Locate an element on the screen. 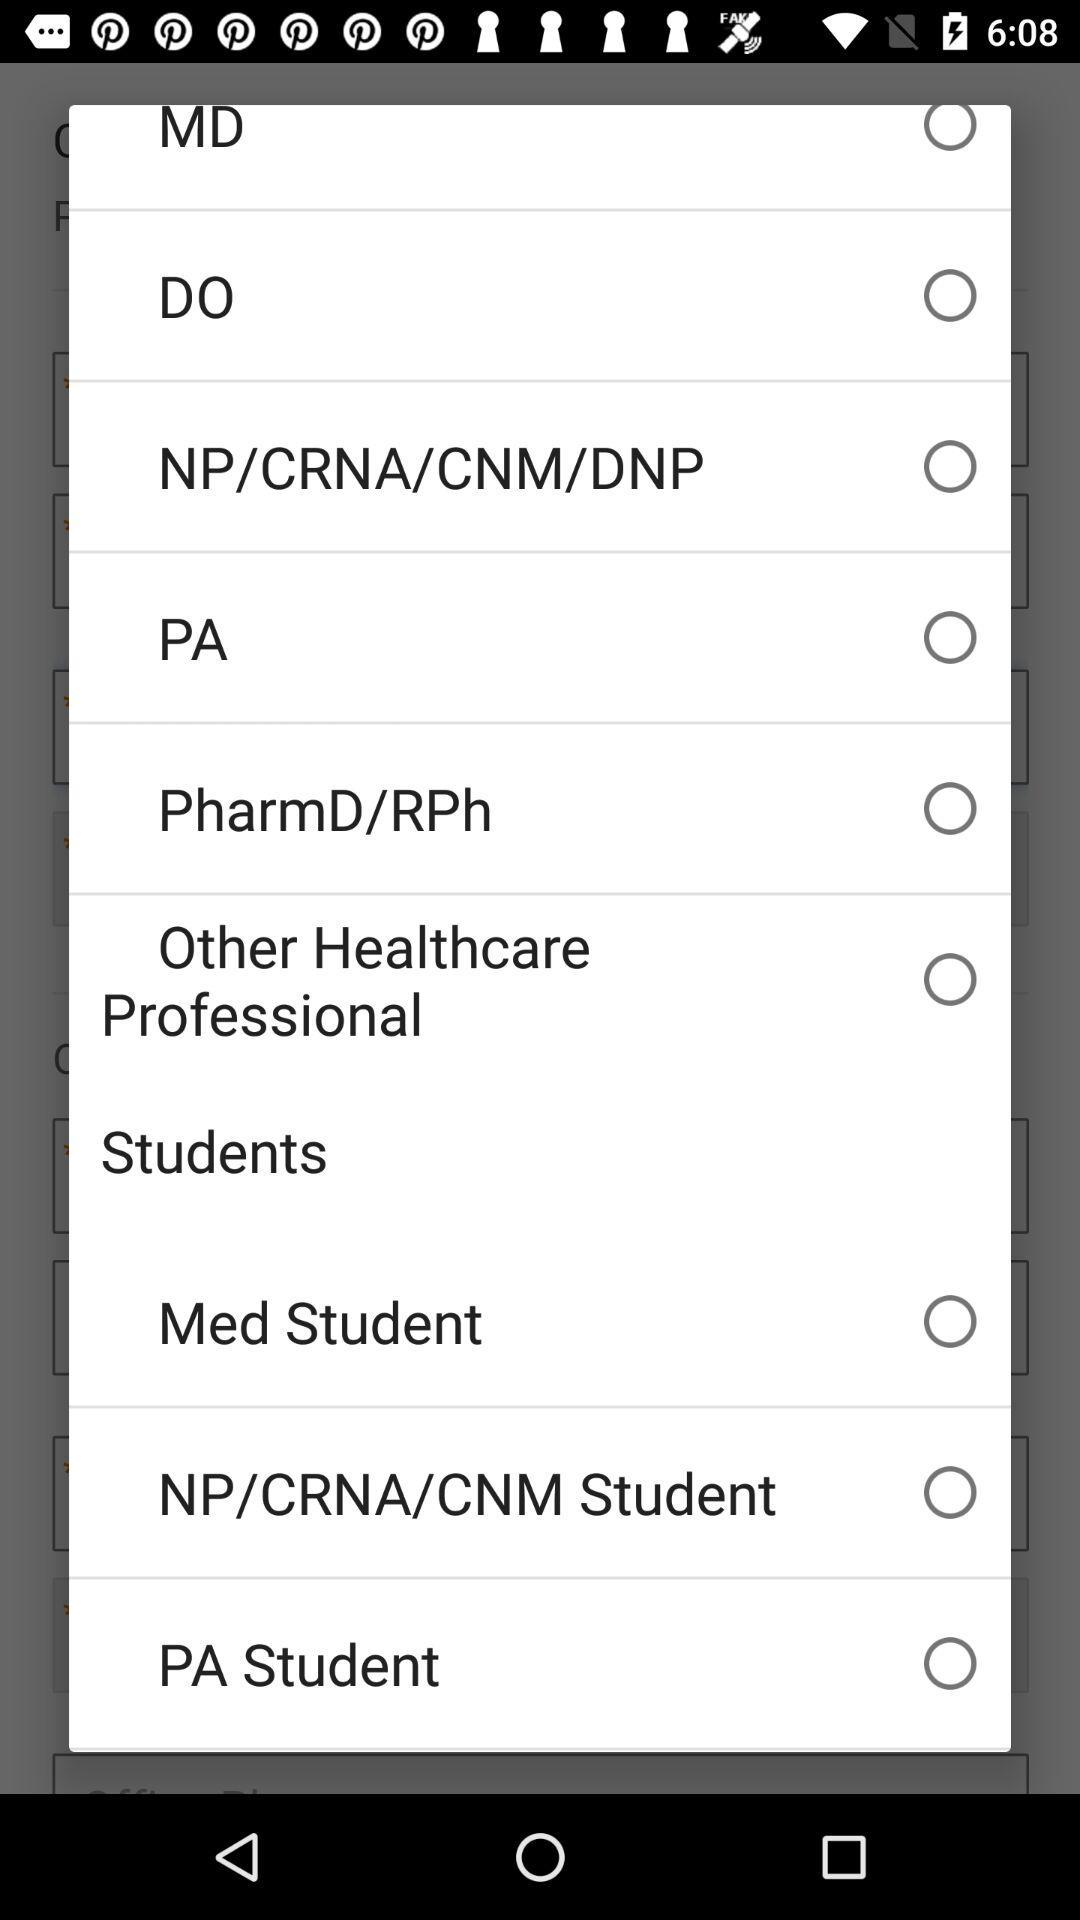 This screenshot has height=1920, width=1080. other healthcare professional item is located at coordinates (540, 979).